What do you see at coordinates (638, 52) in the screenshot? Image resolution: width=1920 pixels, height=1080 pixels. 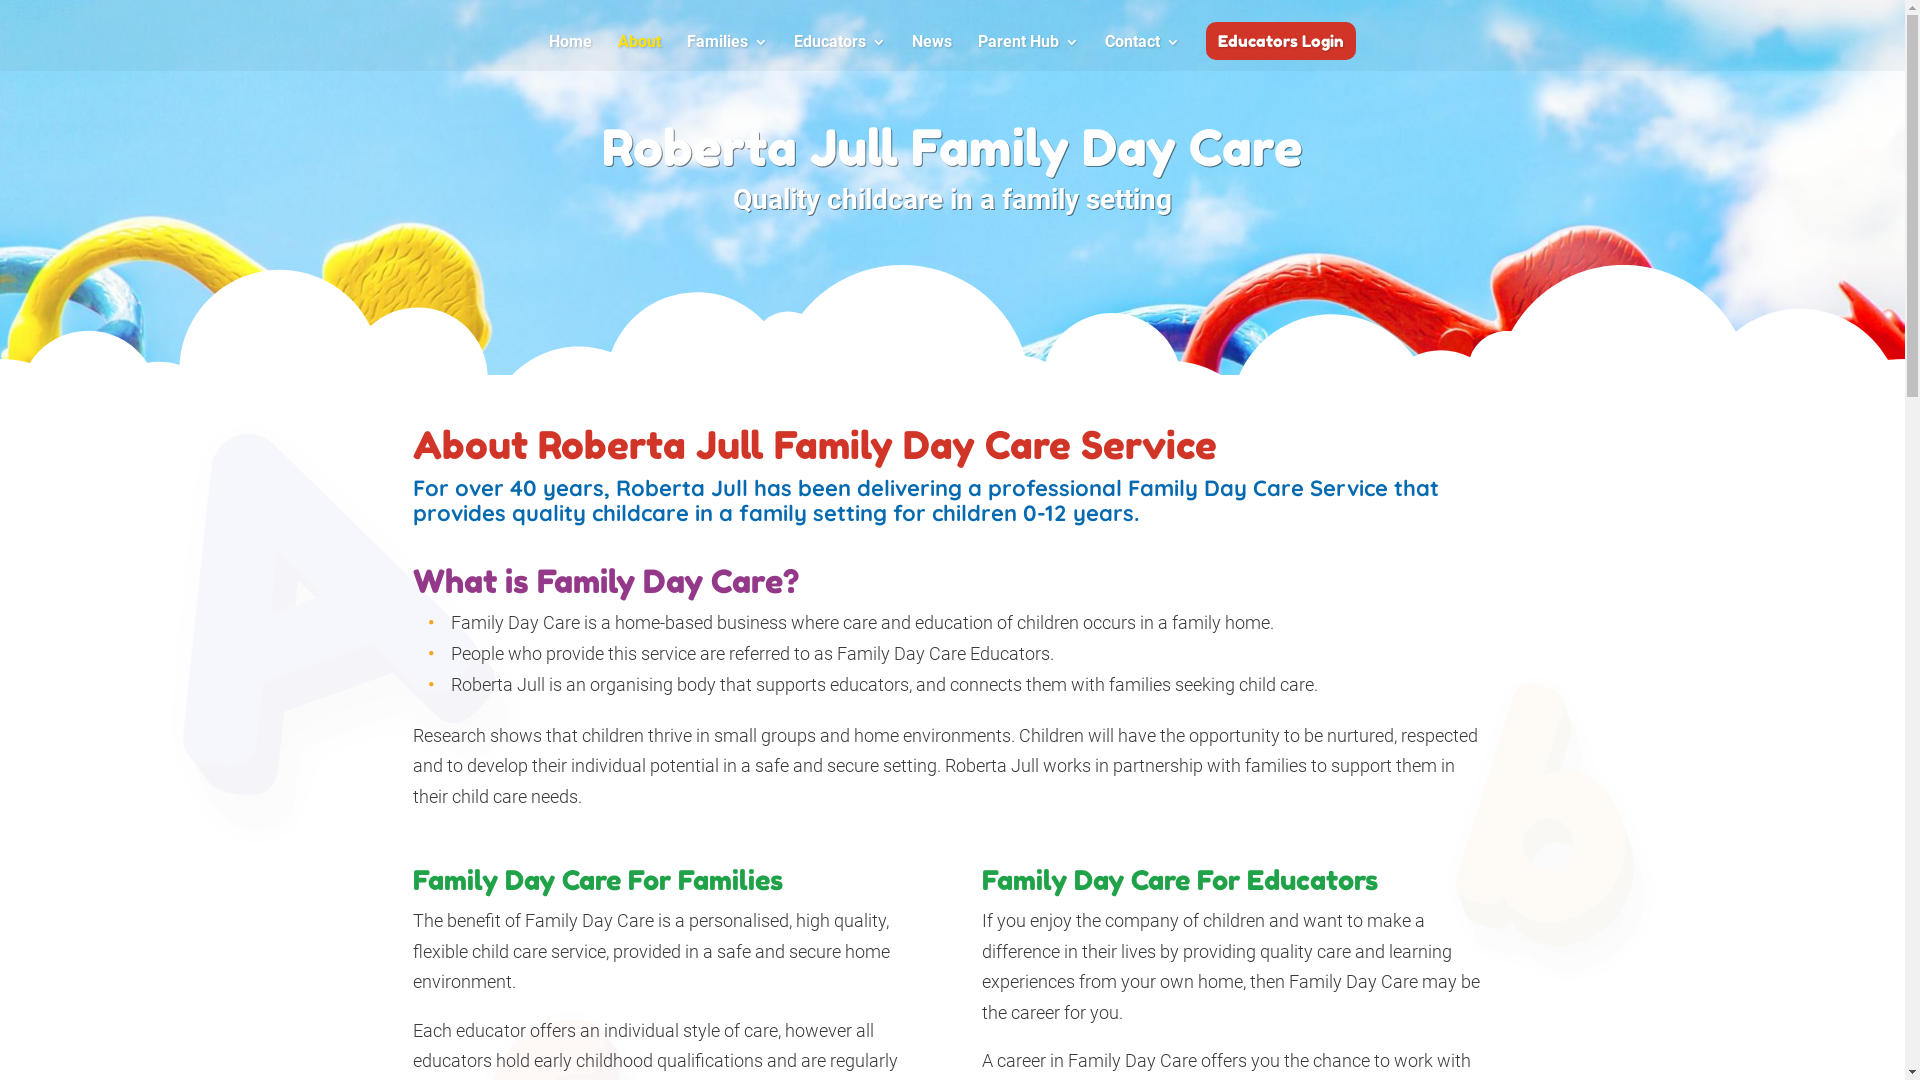 I see `'About'` at bounding box center [638, 52].